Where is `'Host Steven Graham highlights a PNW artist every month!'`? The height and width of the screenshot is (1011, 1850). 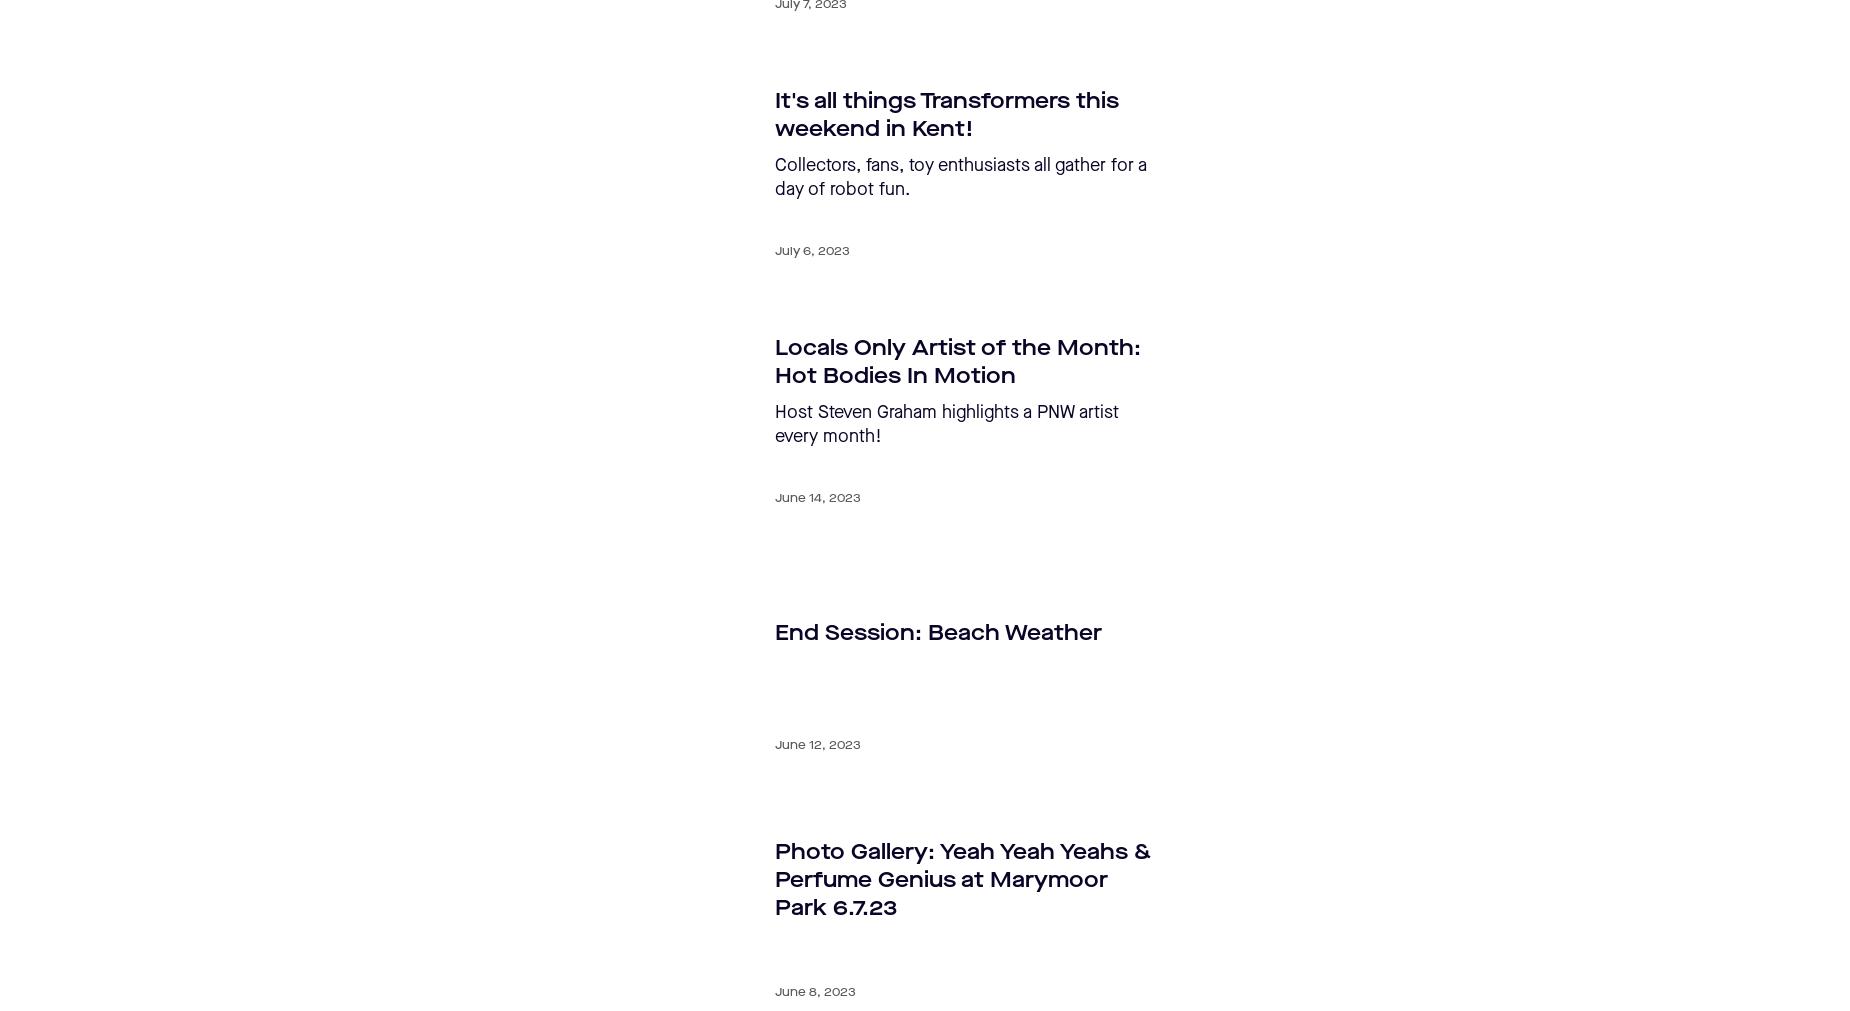
'Host Steven Graham highlights a PNW artist every month!' is located at coordinates (774, 423).